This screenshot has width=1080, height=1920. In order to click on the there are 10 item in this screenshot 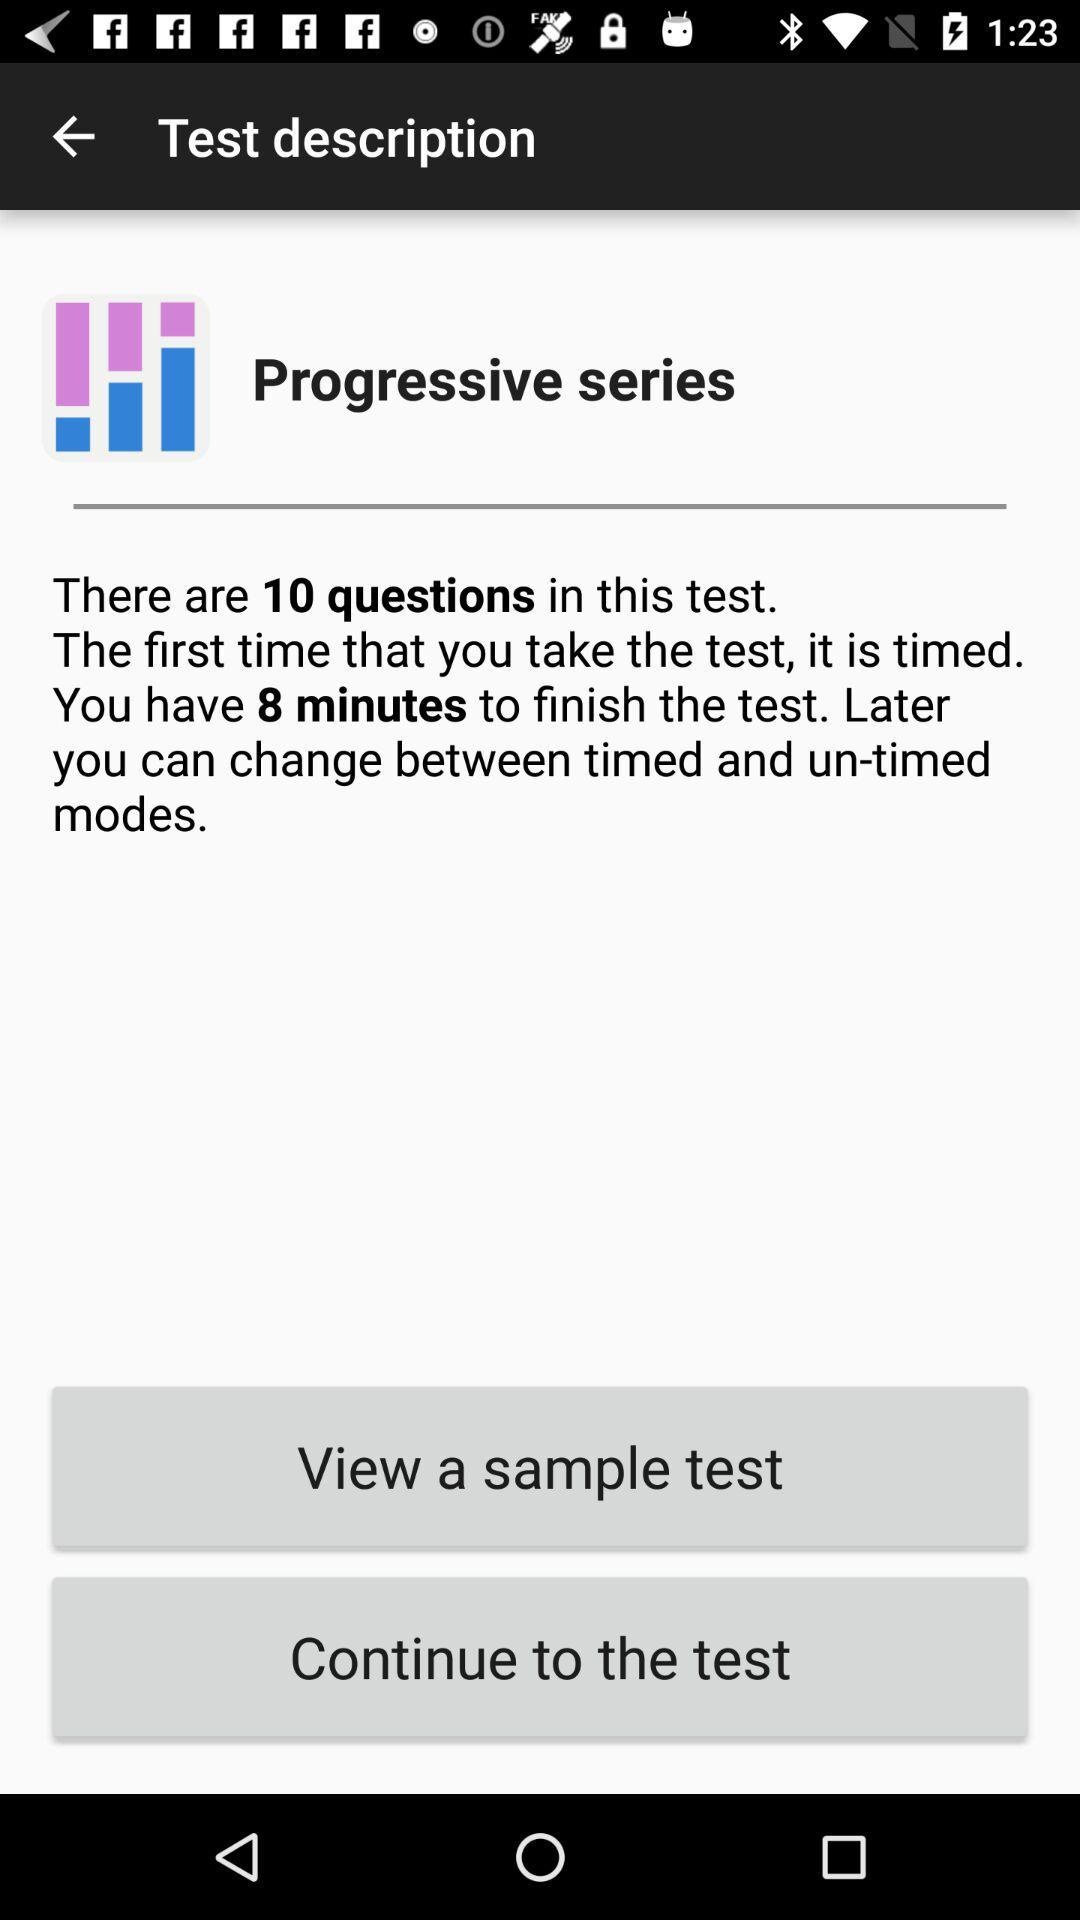, I will do `click(540, 961)`.